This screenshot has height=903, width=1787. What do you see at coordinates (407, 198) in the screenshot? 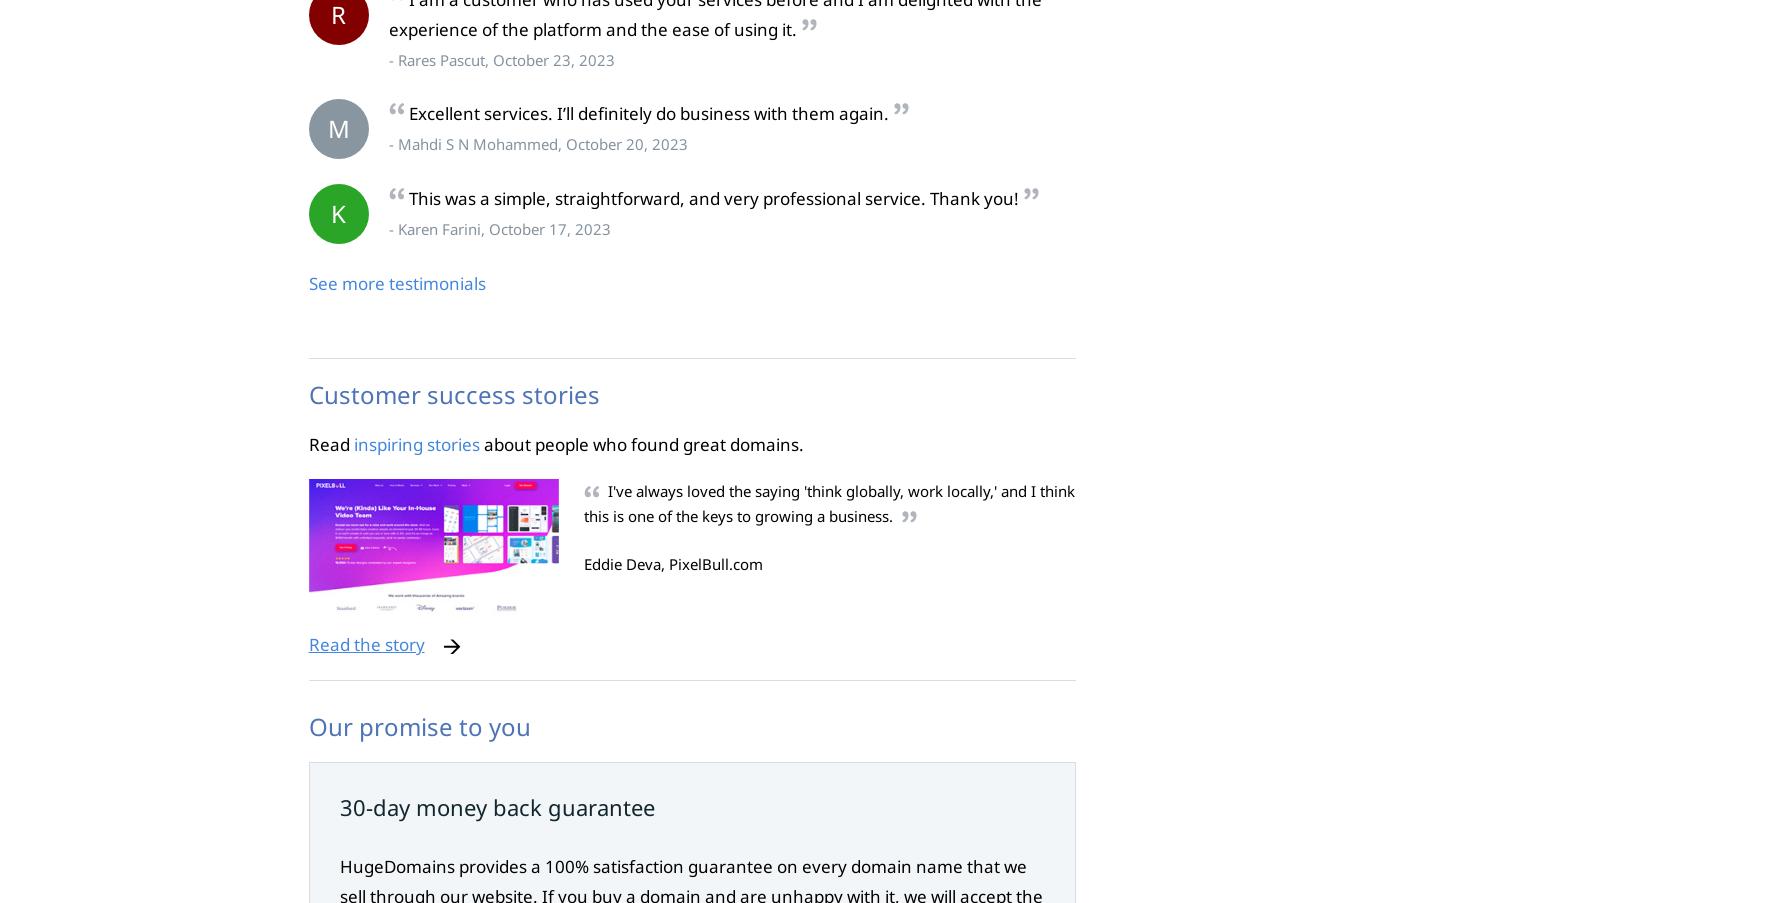
I see `'This was a simple, straightforward, and very professional service. Thank you!'` at bounding box center [407, 198].